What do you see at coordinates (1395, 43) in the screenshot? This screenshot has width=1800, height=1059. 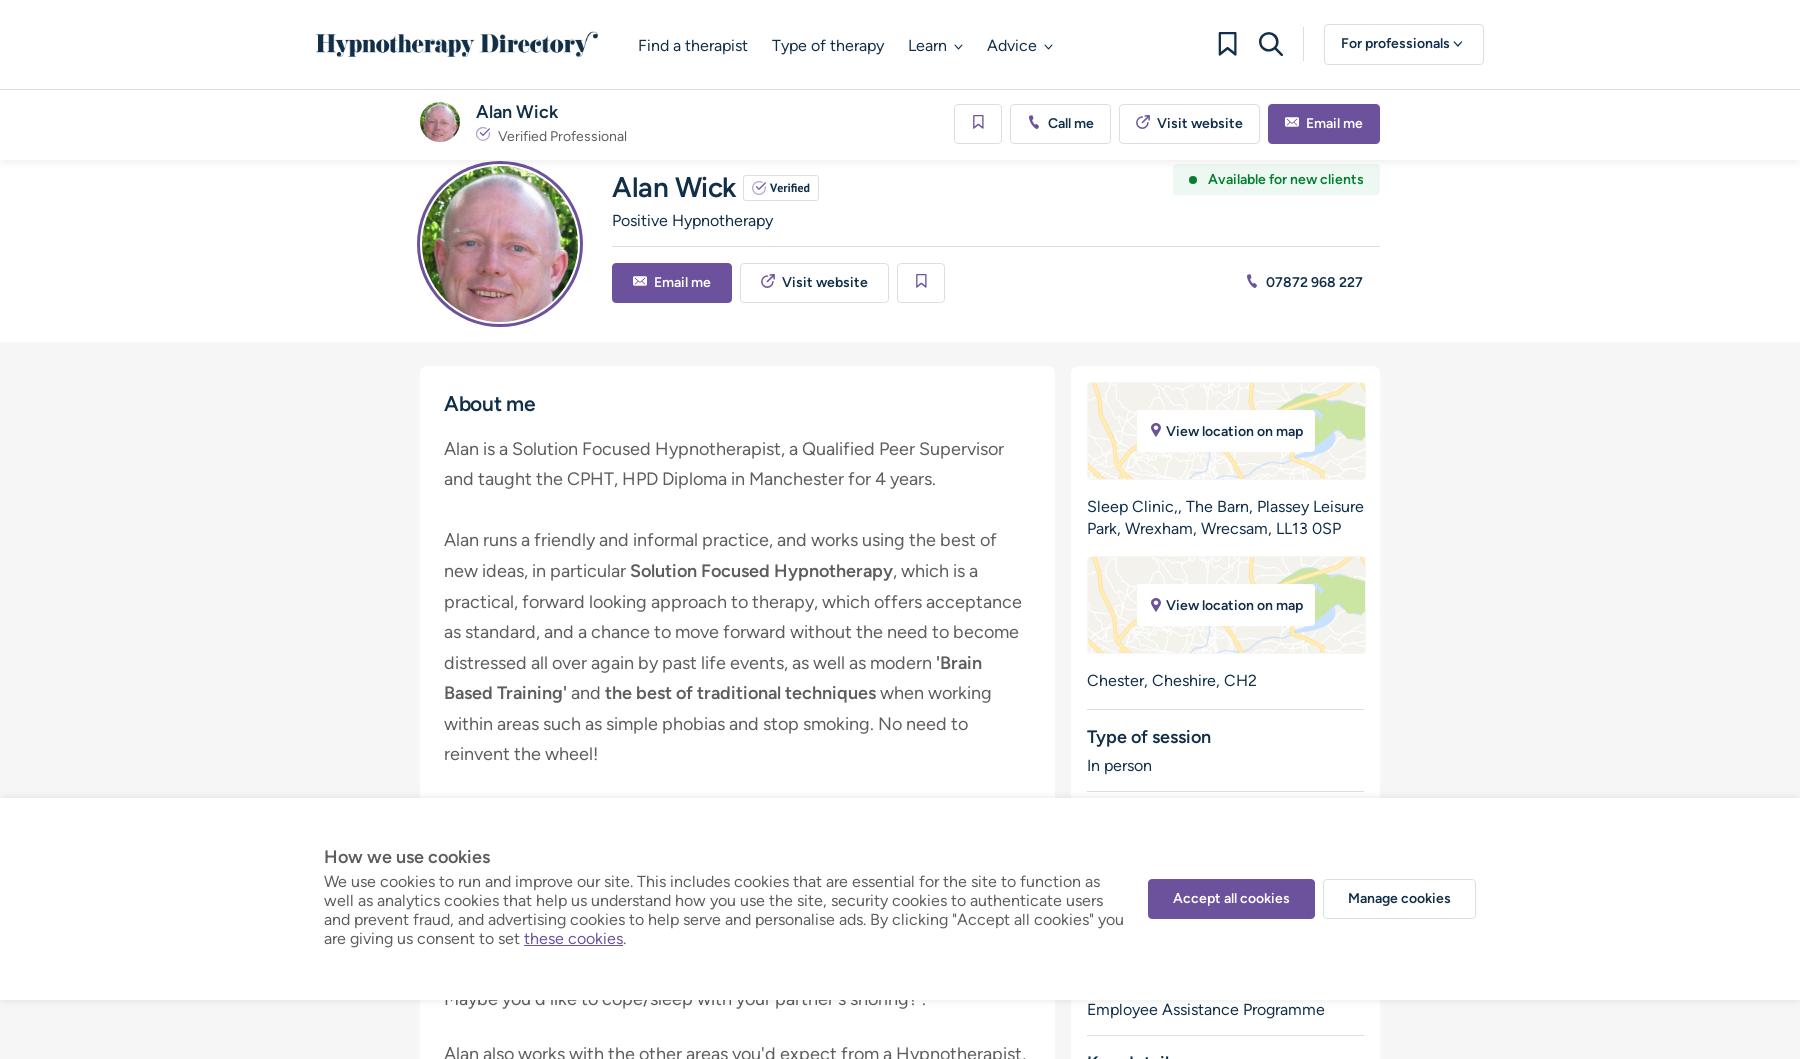 I see `'For professionals'` at bounding box center [1395, 43].